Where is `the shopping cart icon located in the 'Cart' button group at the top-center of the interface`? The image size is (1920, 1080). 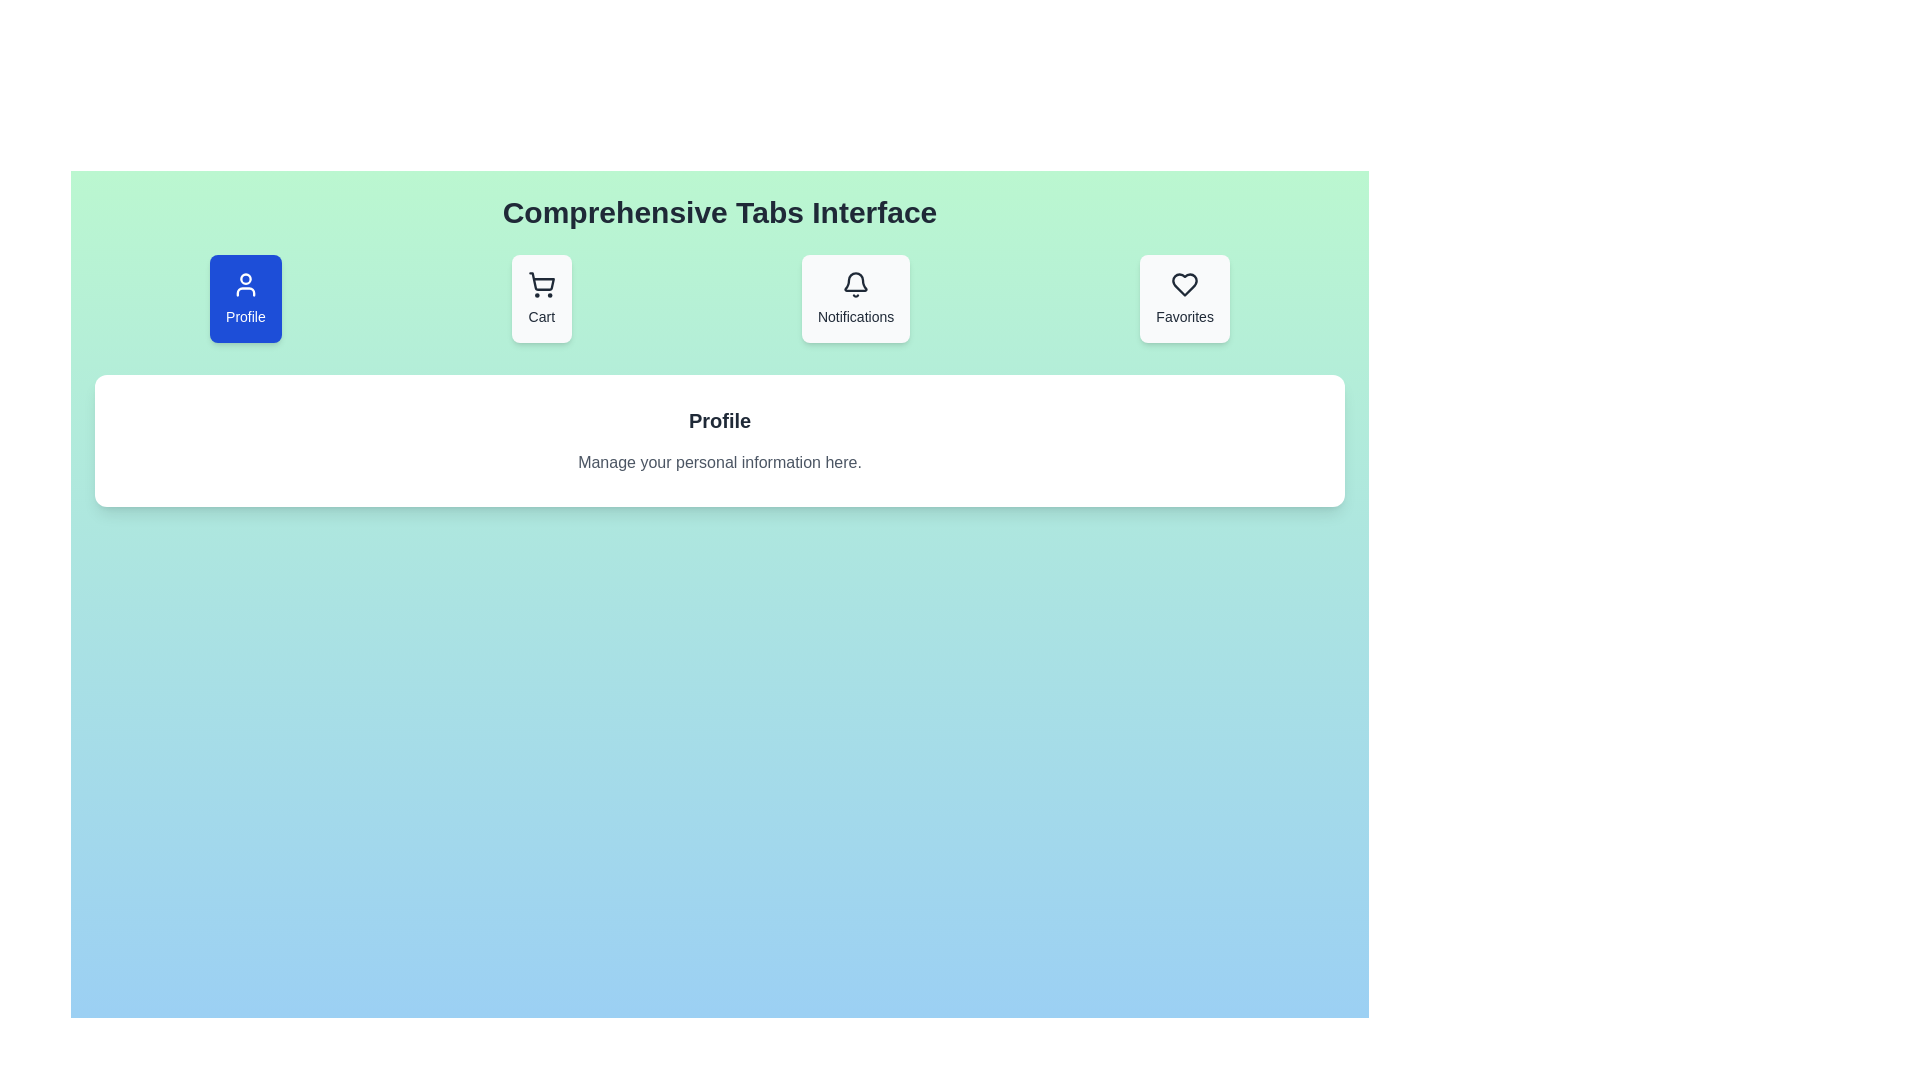
the shopping cart icon located in the 'Cart' button group at the top-center of the interface is located at coordinates (542, 281).